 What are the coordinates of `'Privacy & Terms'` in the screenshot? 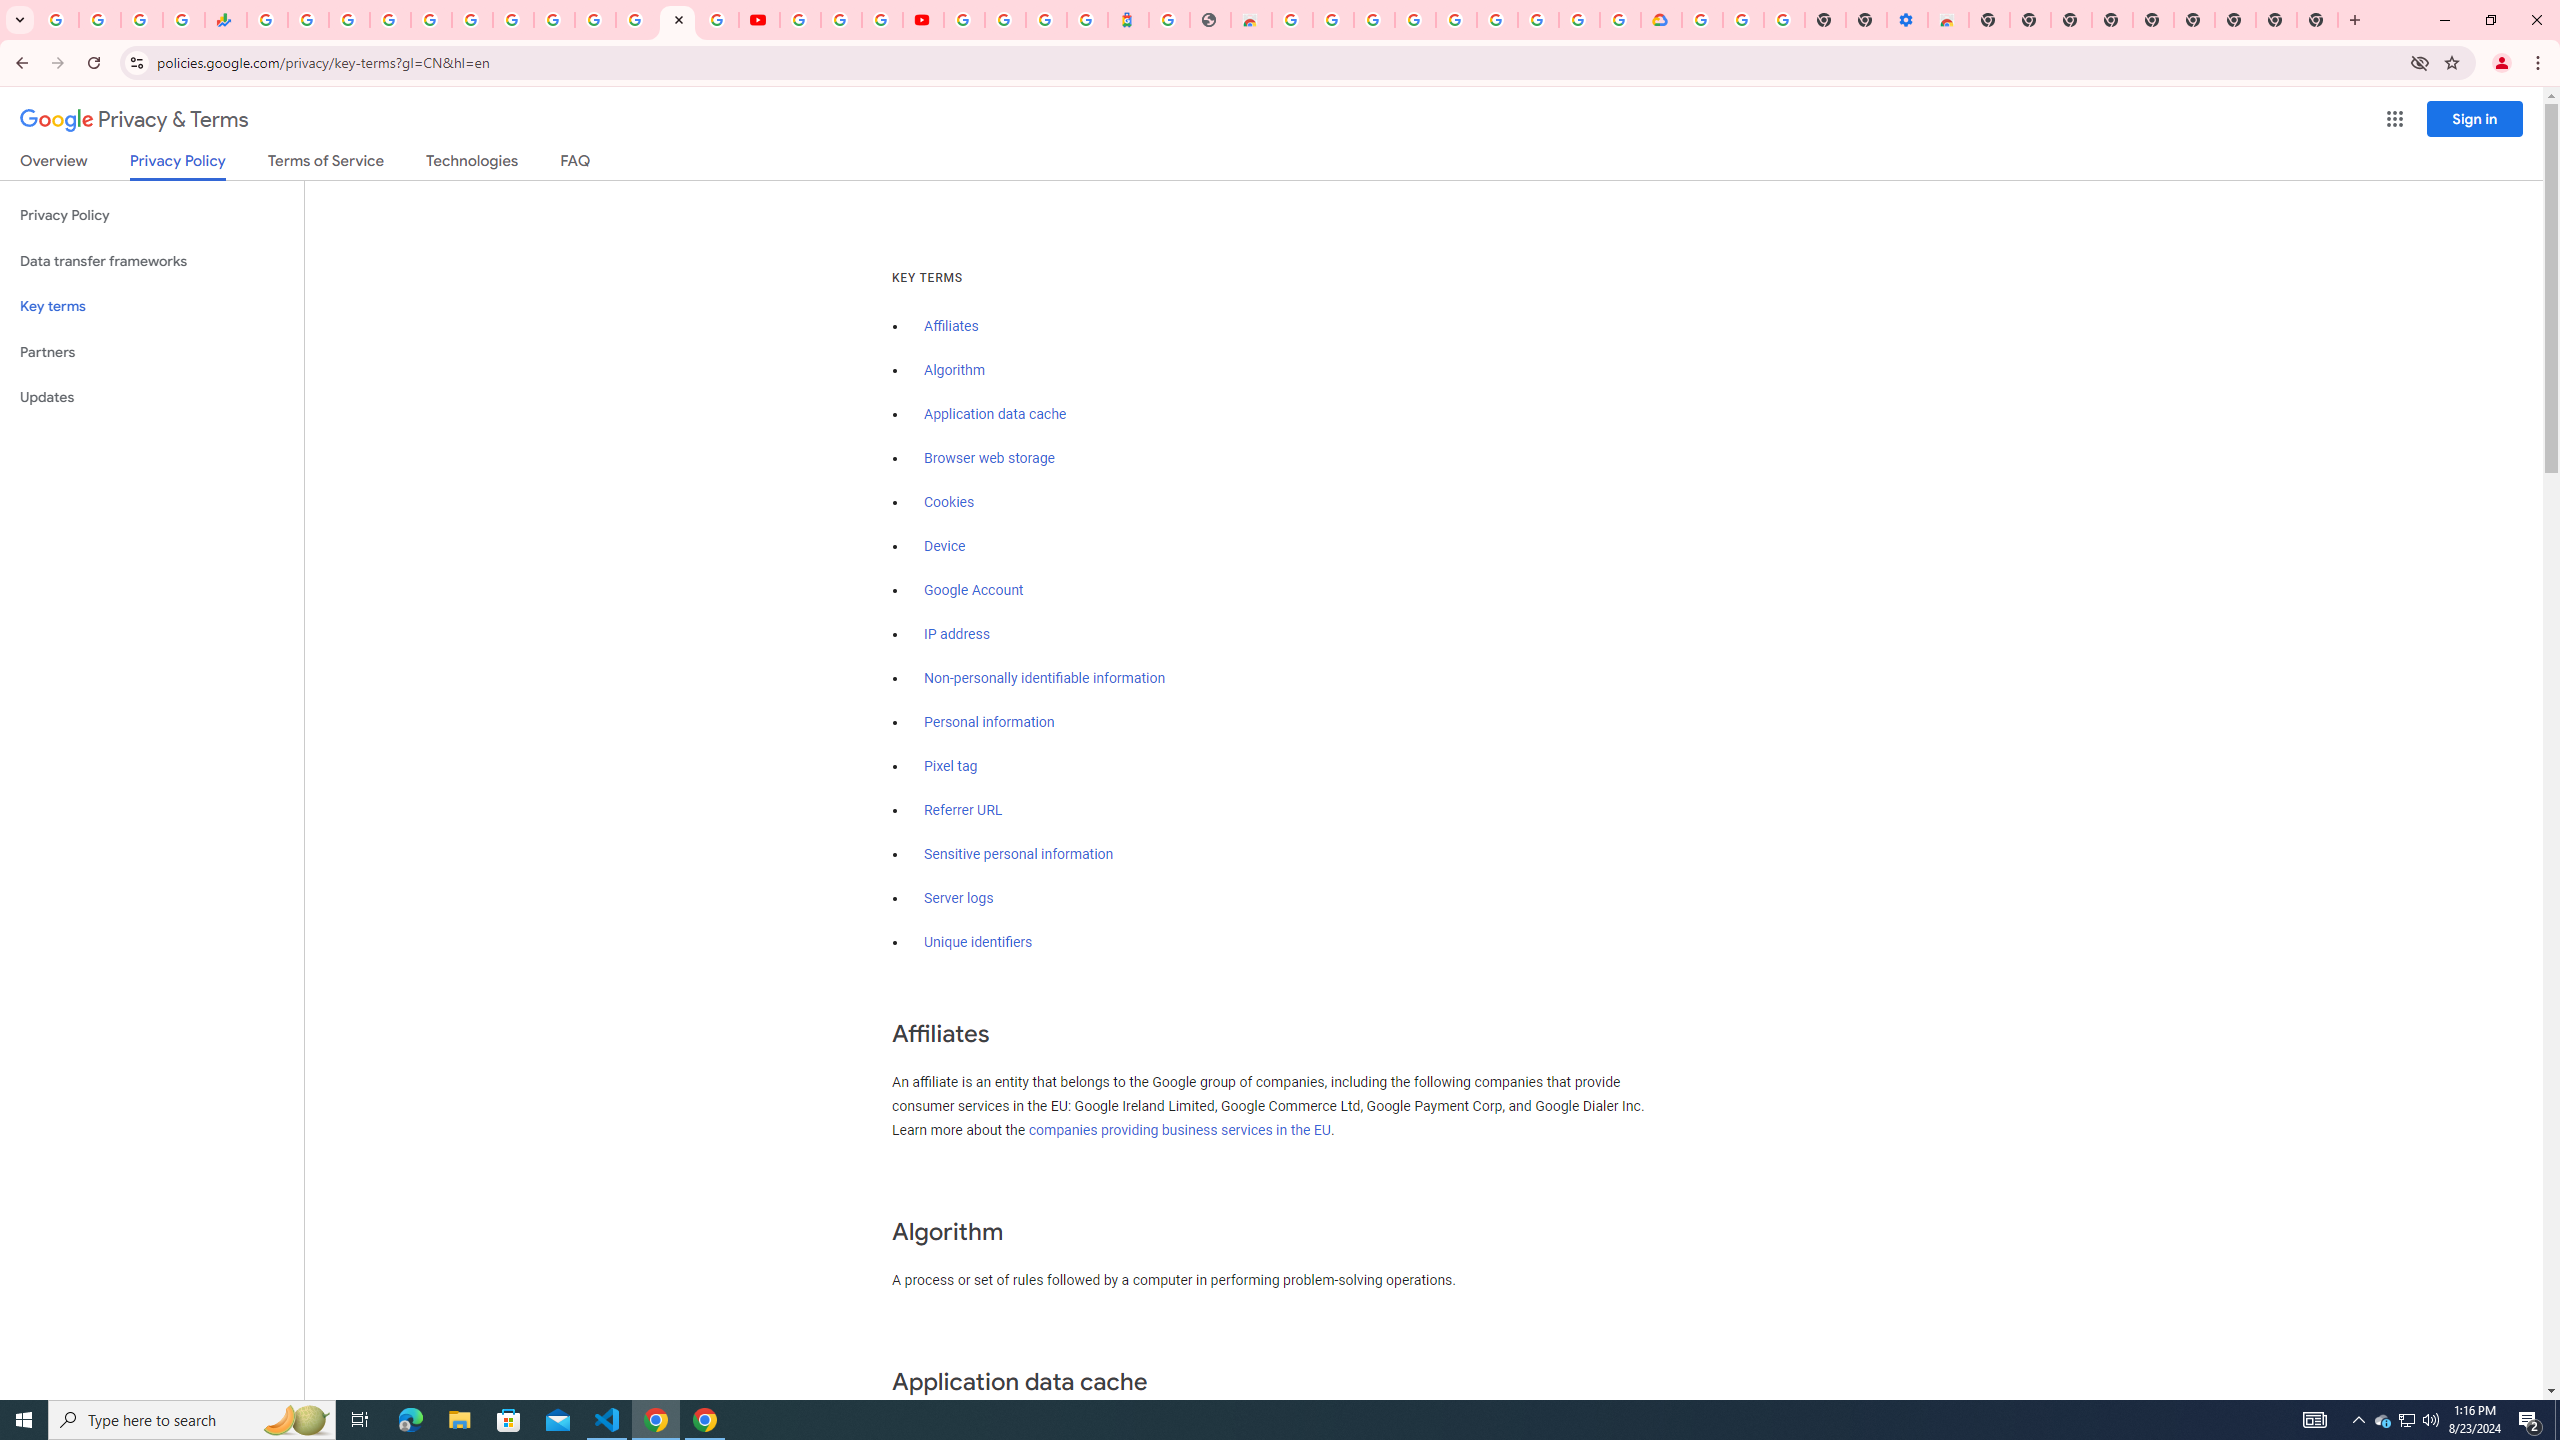 It's located at (134, 119).